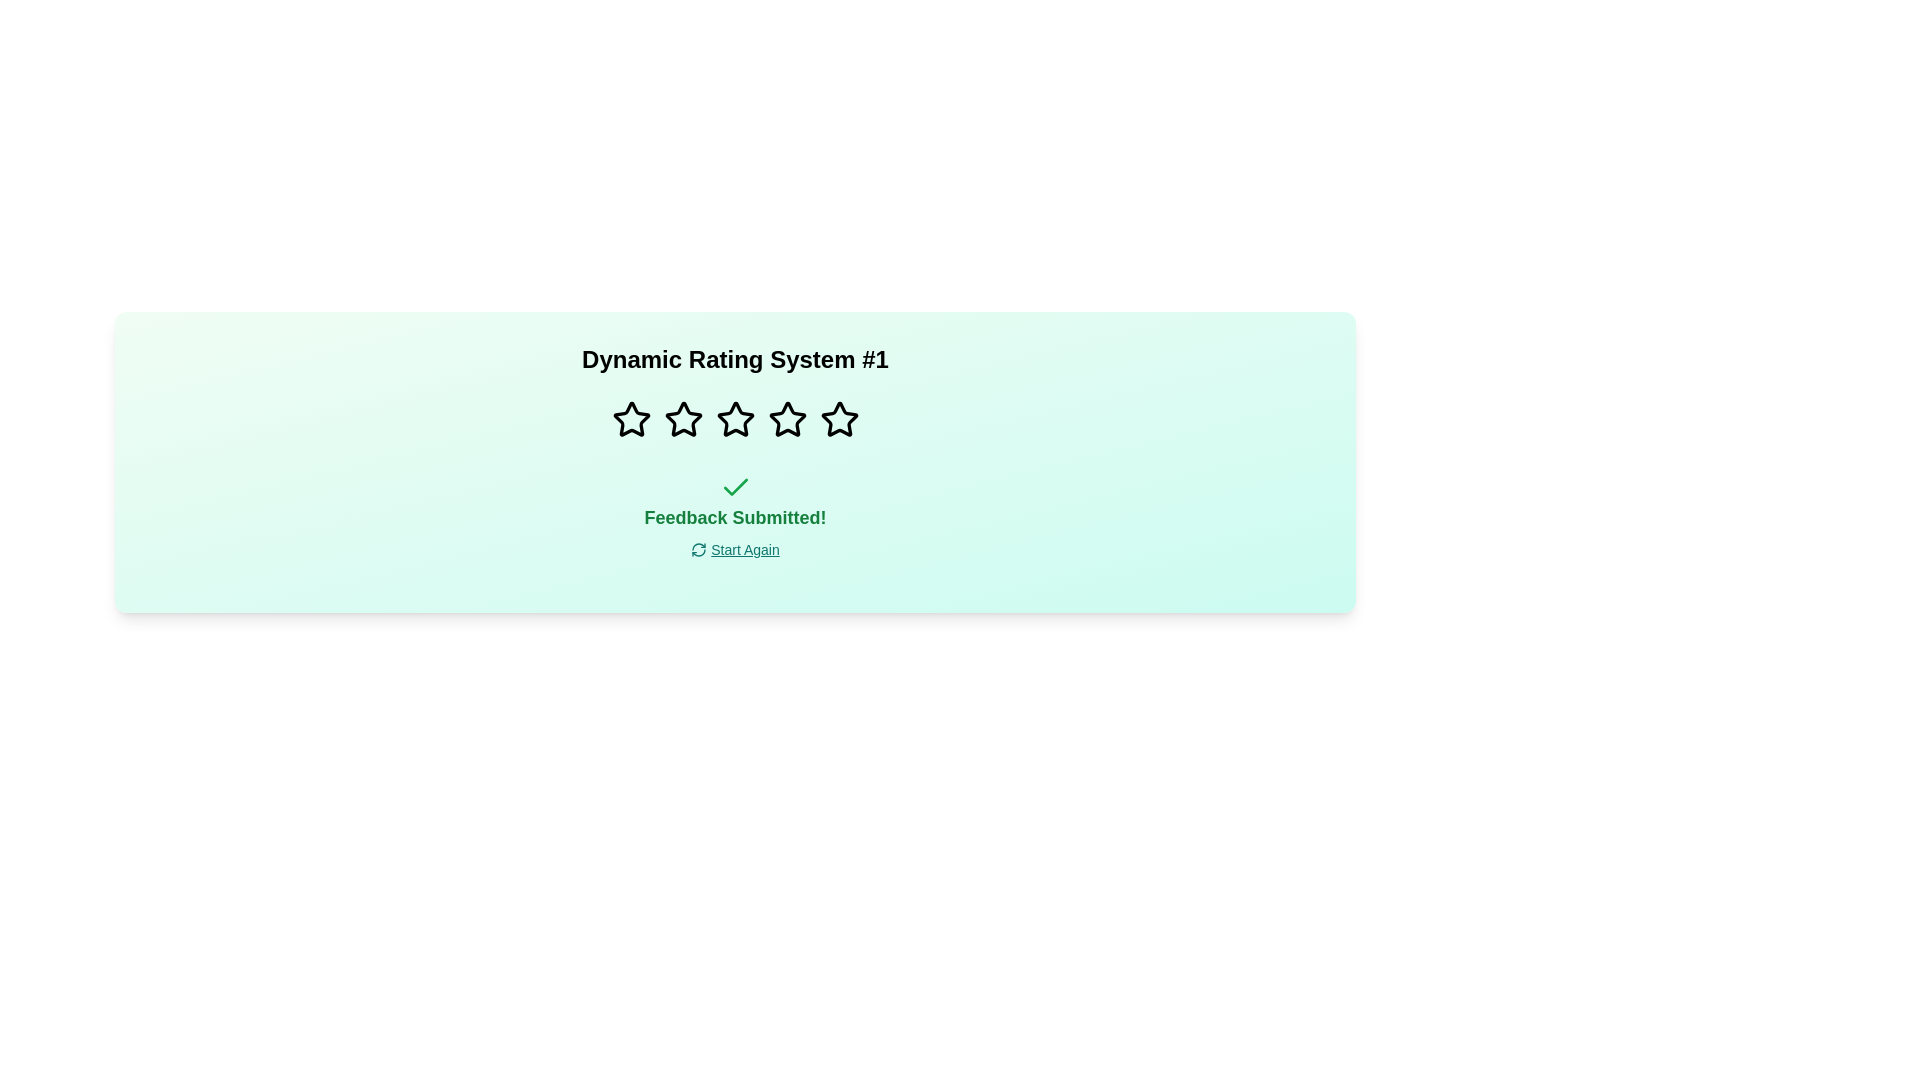 This screenshot has width=1920, height=1080. I want to click on the first star in the horizontal row of five stars to rate it, so click(630, 418).